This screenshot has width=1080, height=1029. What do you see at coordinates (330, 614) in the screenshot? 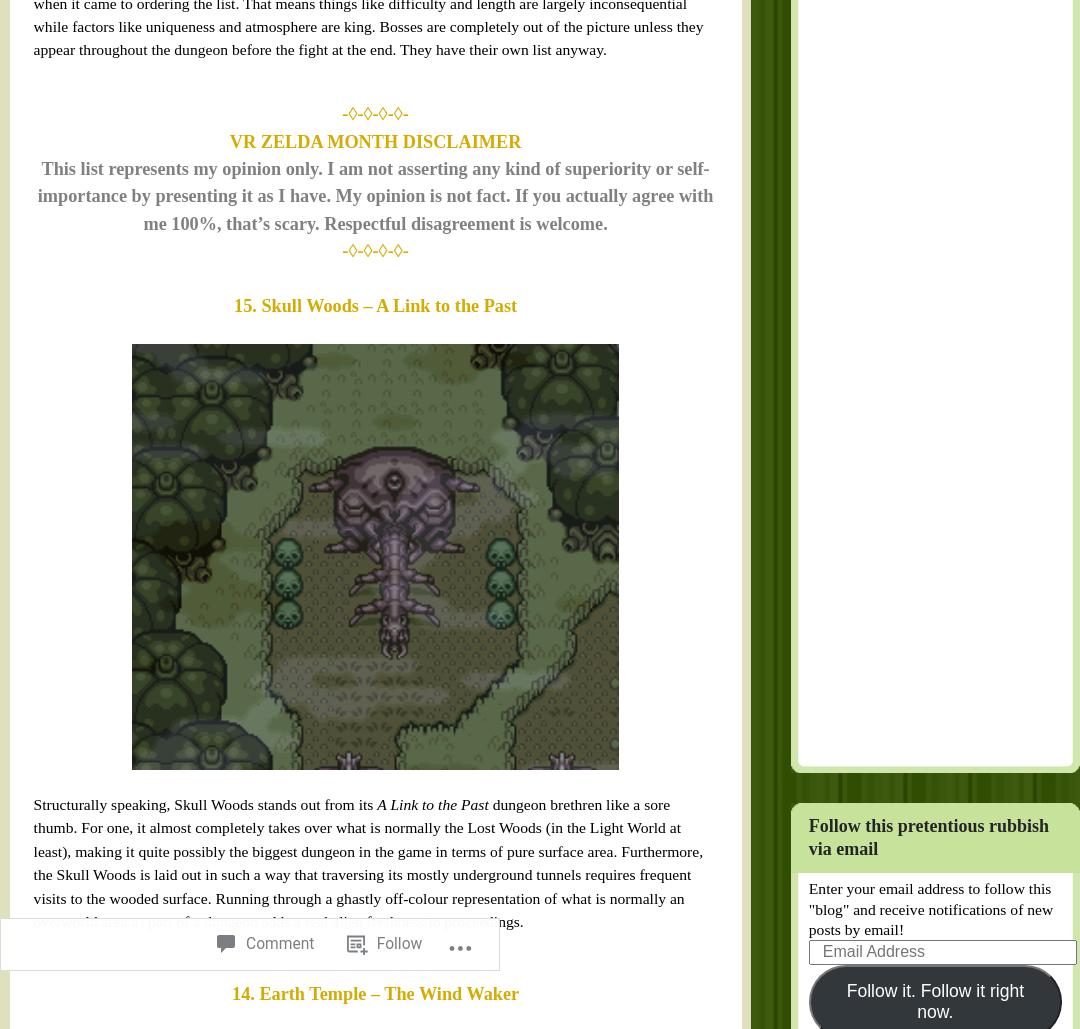
I see `'Follow'` at bounding box center [330, 614].